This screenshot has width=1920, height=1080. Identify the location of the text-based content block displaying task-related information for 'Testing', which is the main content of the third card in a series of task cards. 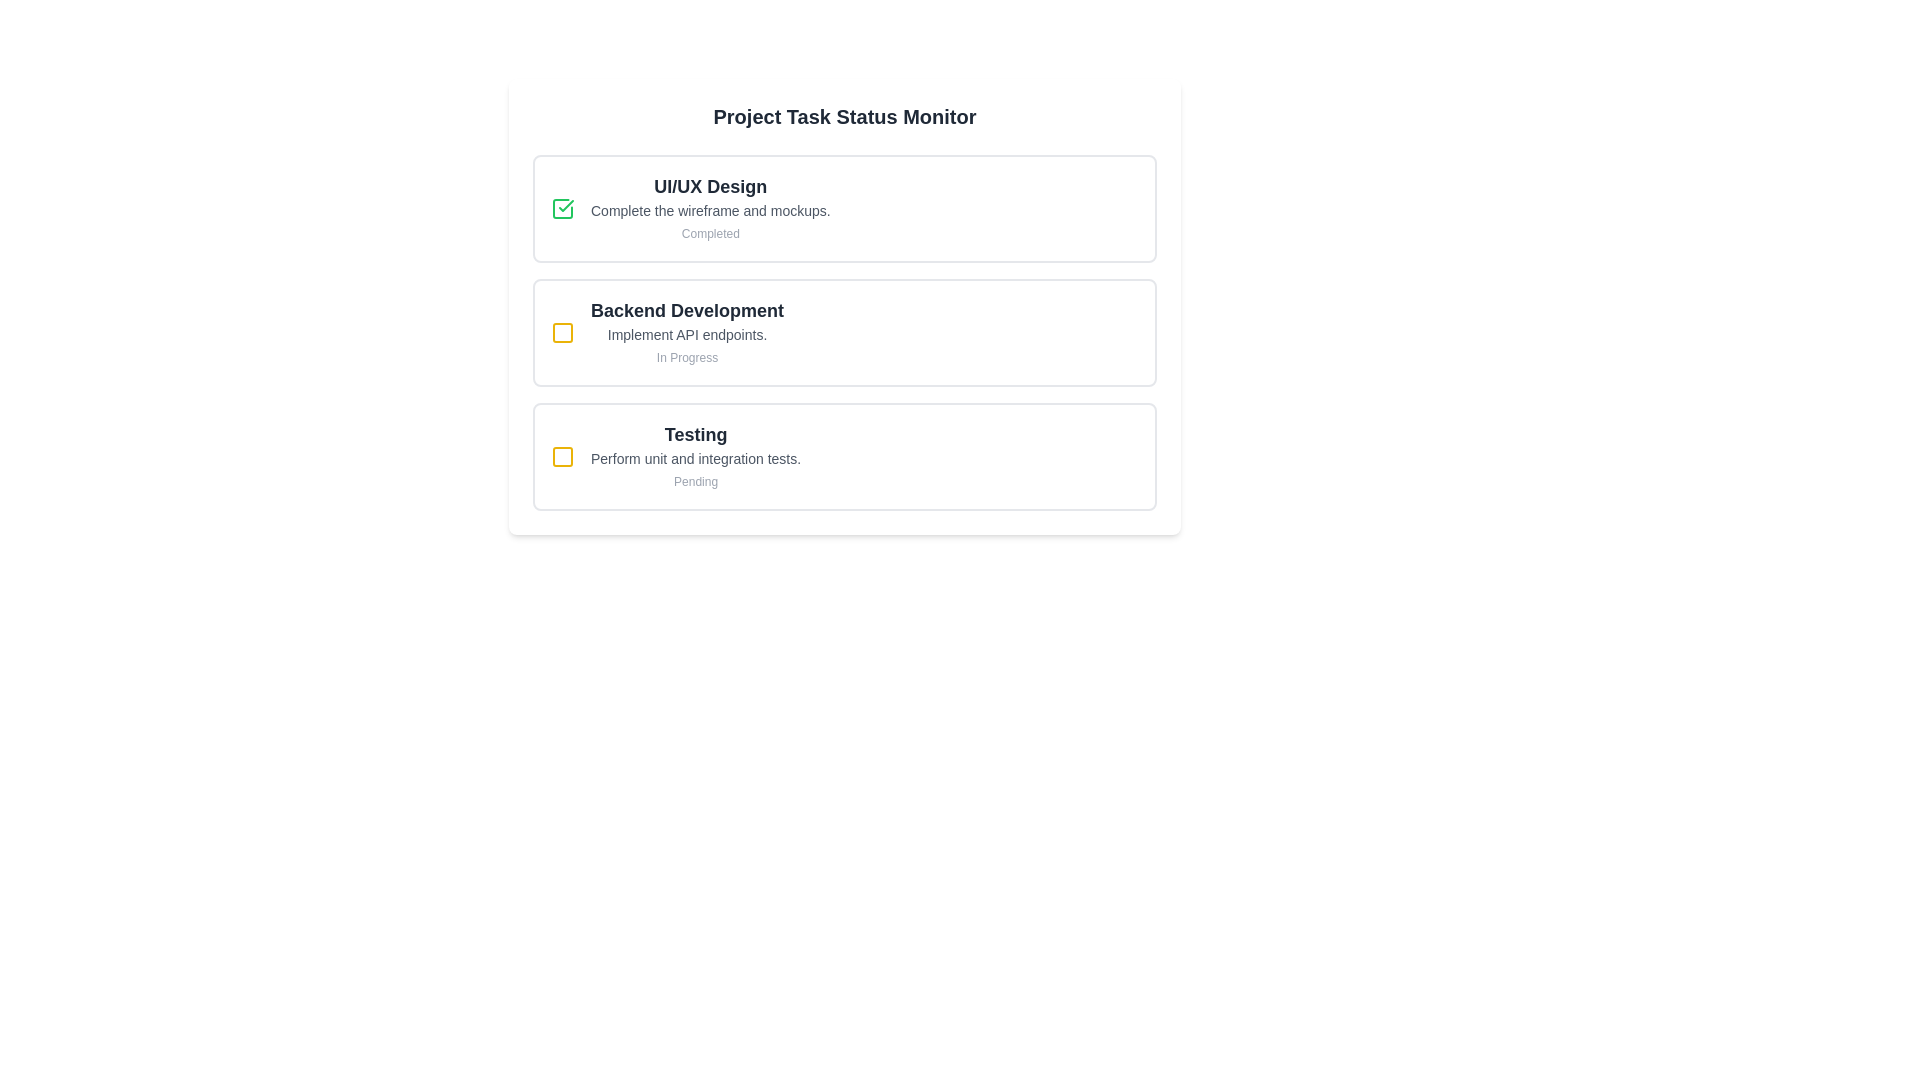
(696, 456).